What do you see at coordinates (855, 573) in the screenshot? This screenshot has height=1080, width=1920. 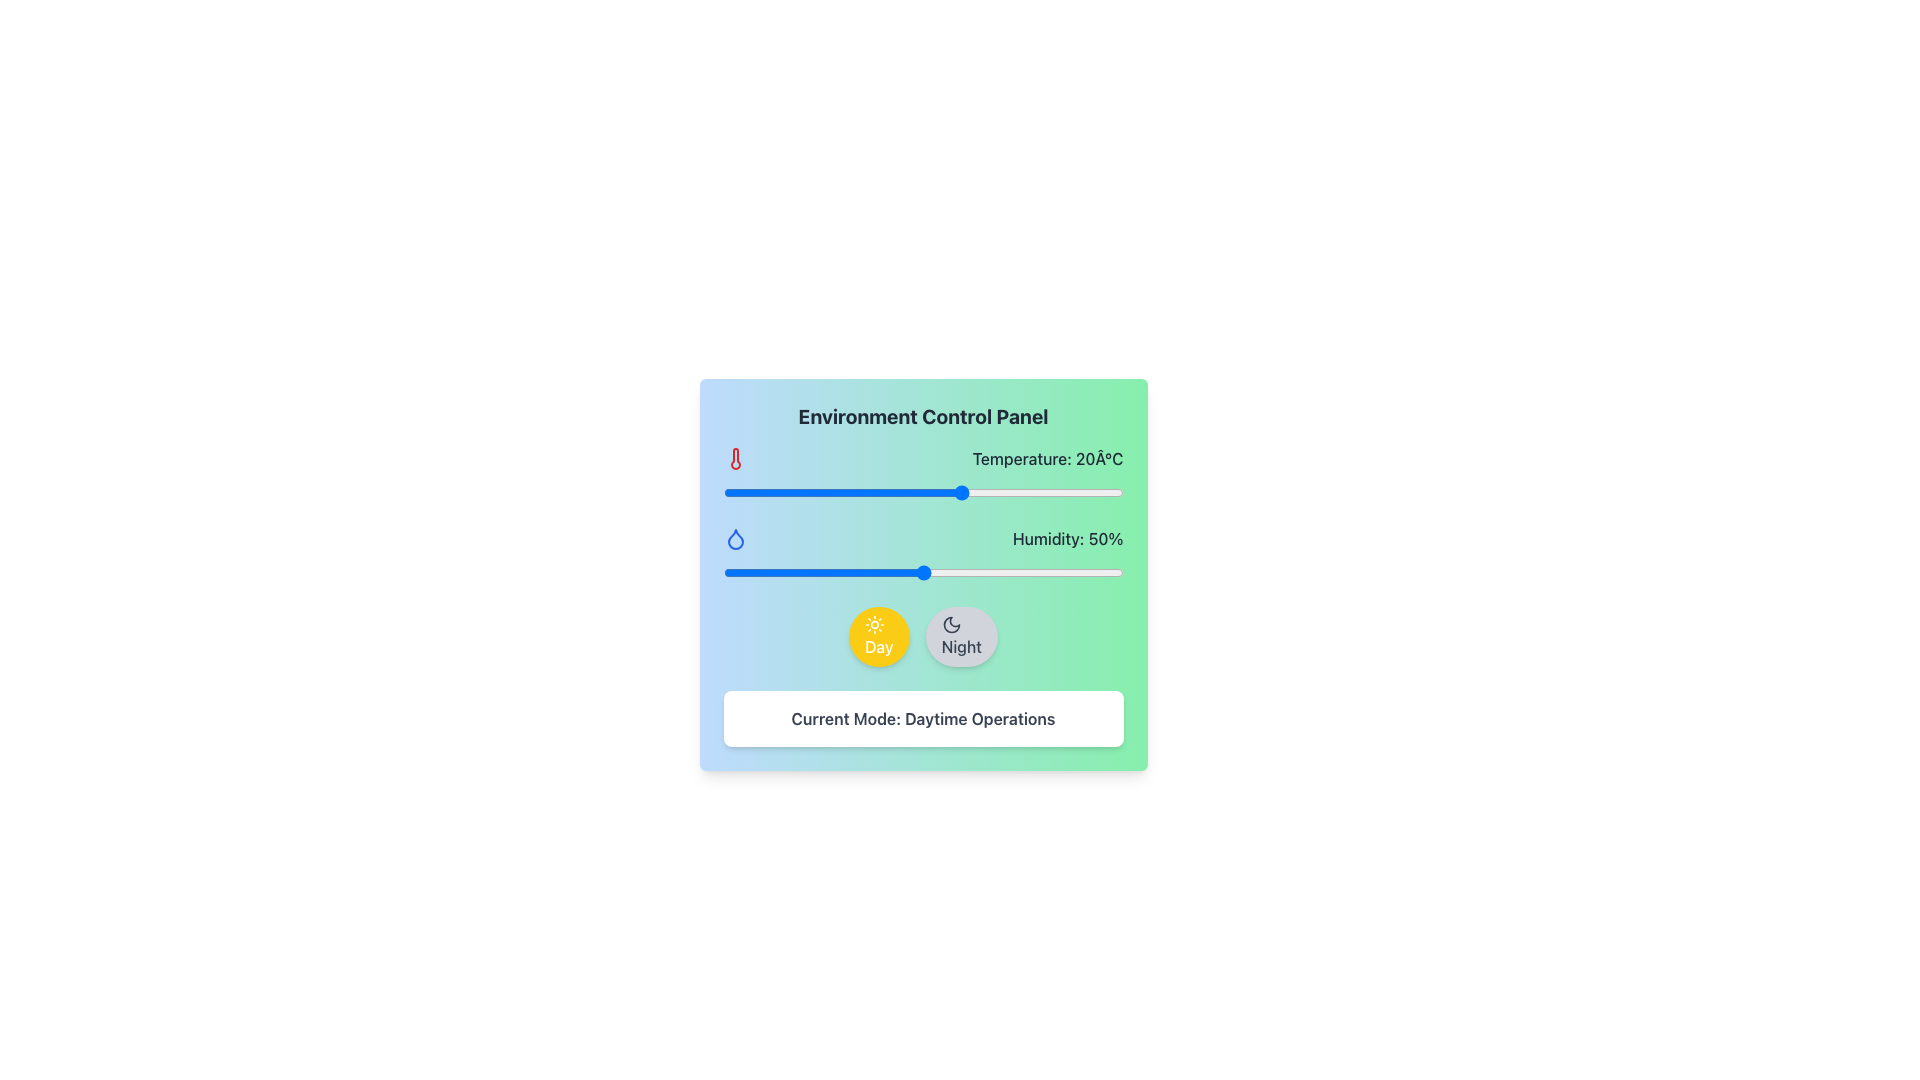 I see `the humidity level` at bounding box center [855, 573].